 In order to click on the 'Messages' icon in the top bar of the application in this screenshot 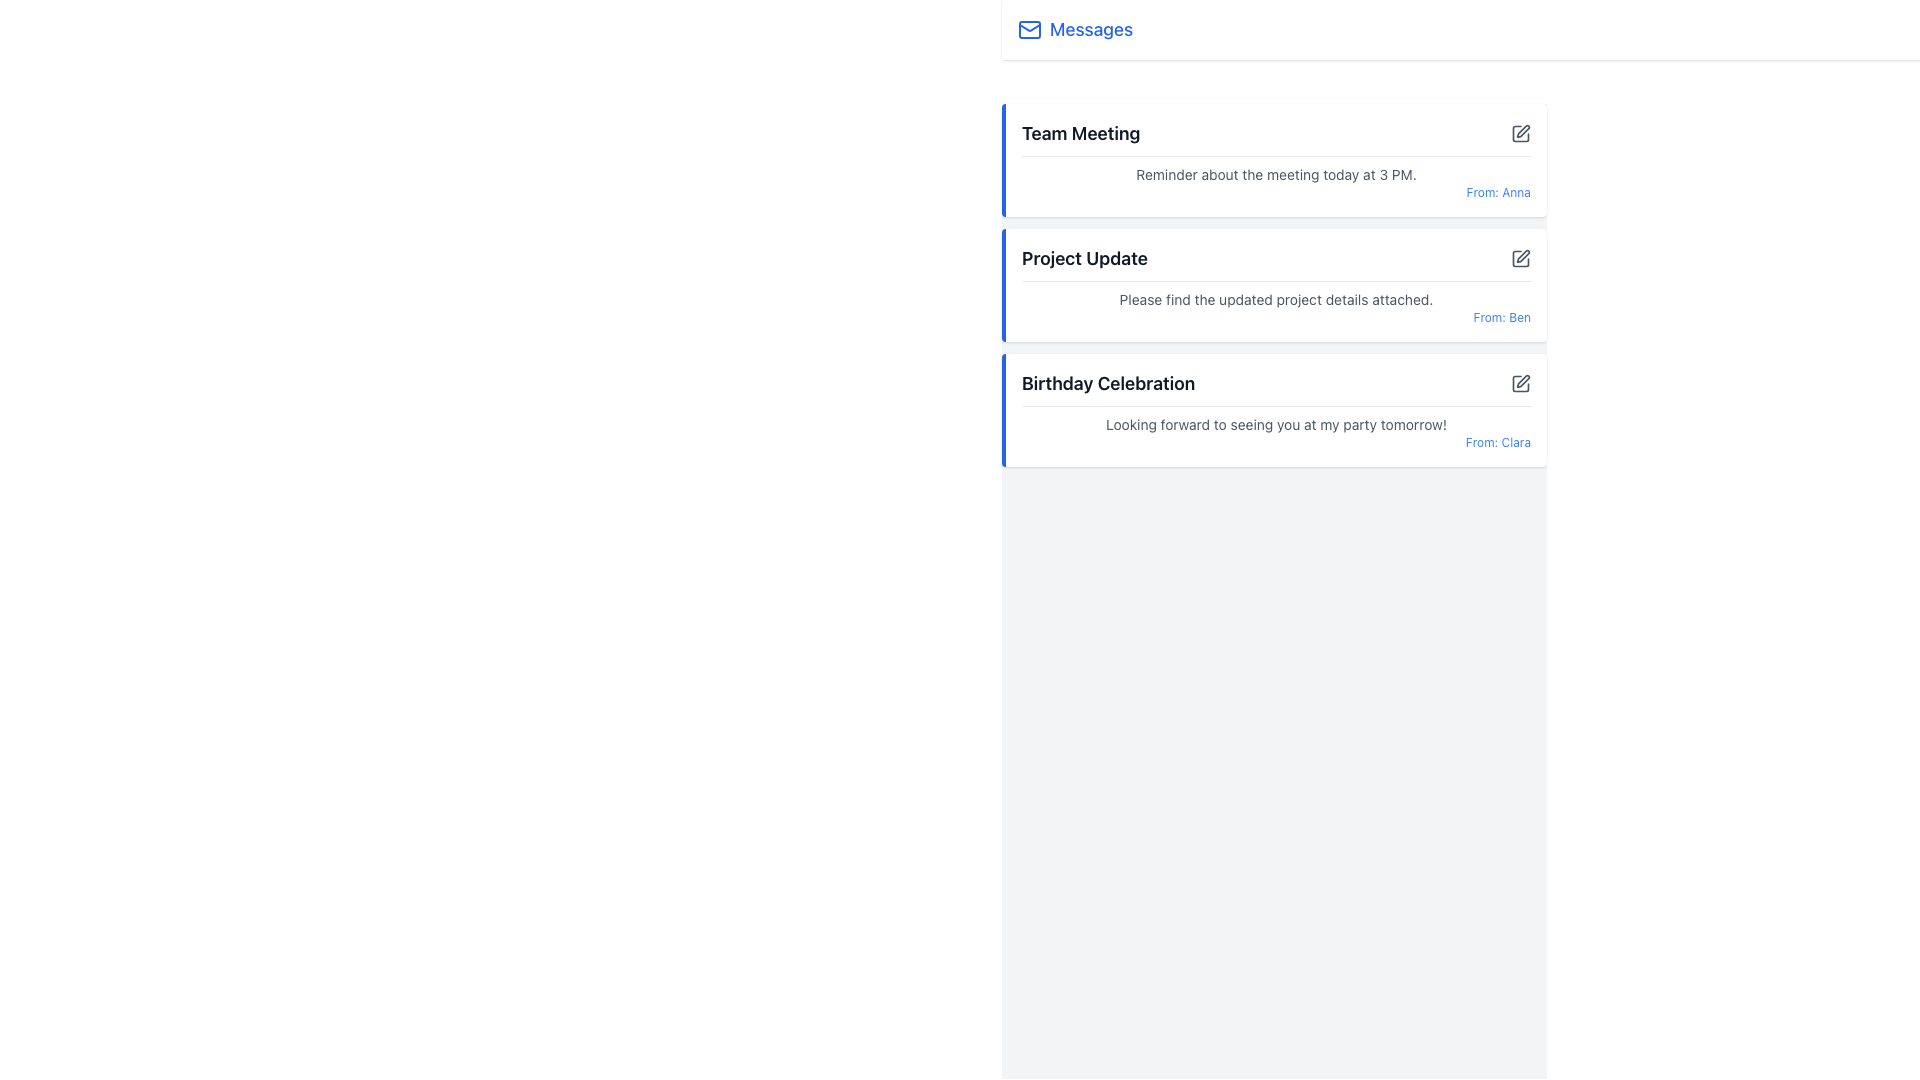, I will do `click(1030, 30)`.